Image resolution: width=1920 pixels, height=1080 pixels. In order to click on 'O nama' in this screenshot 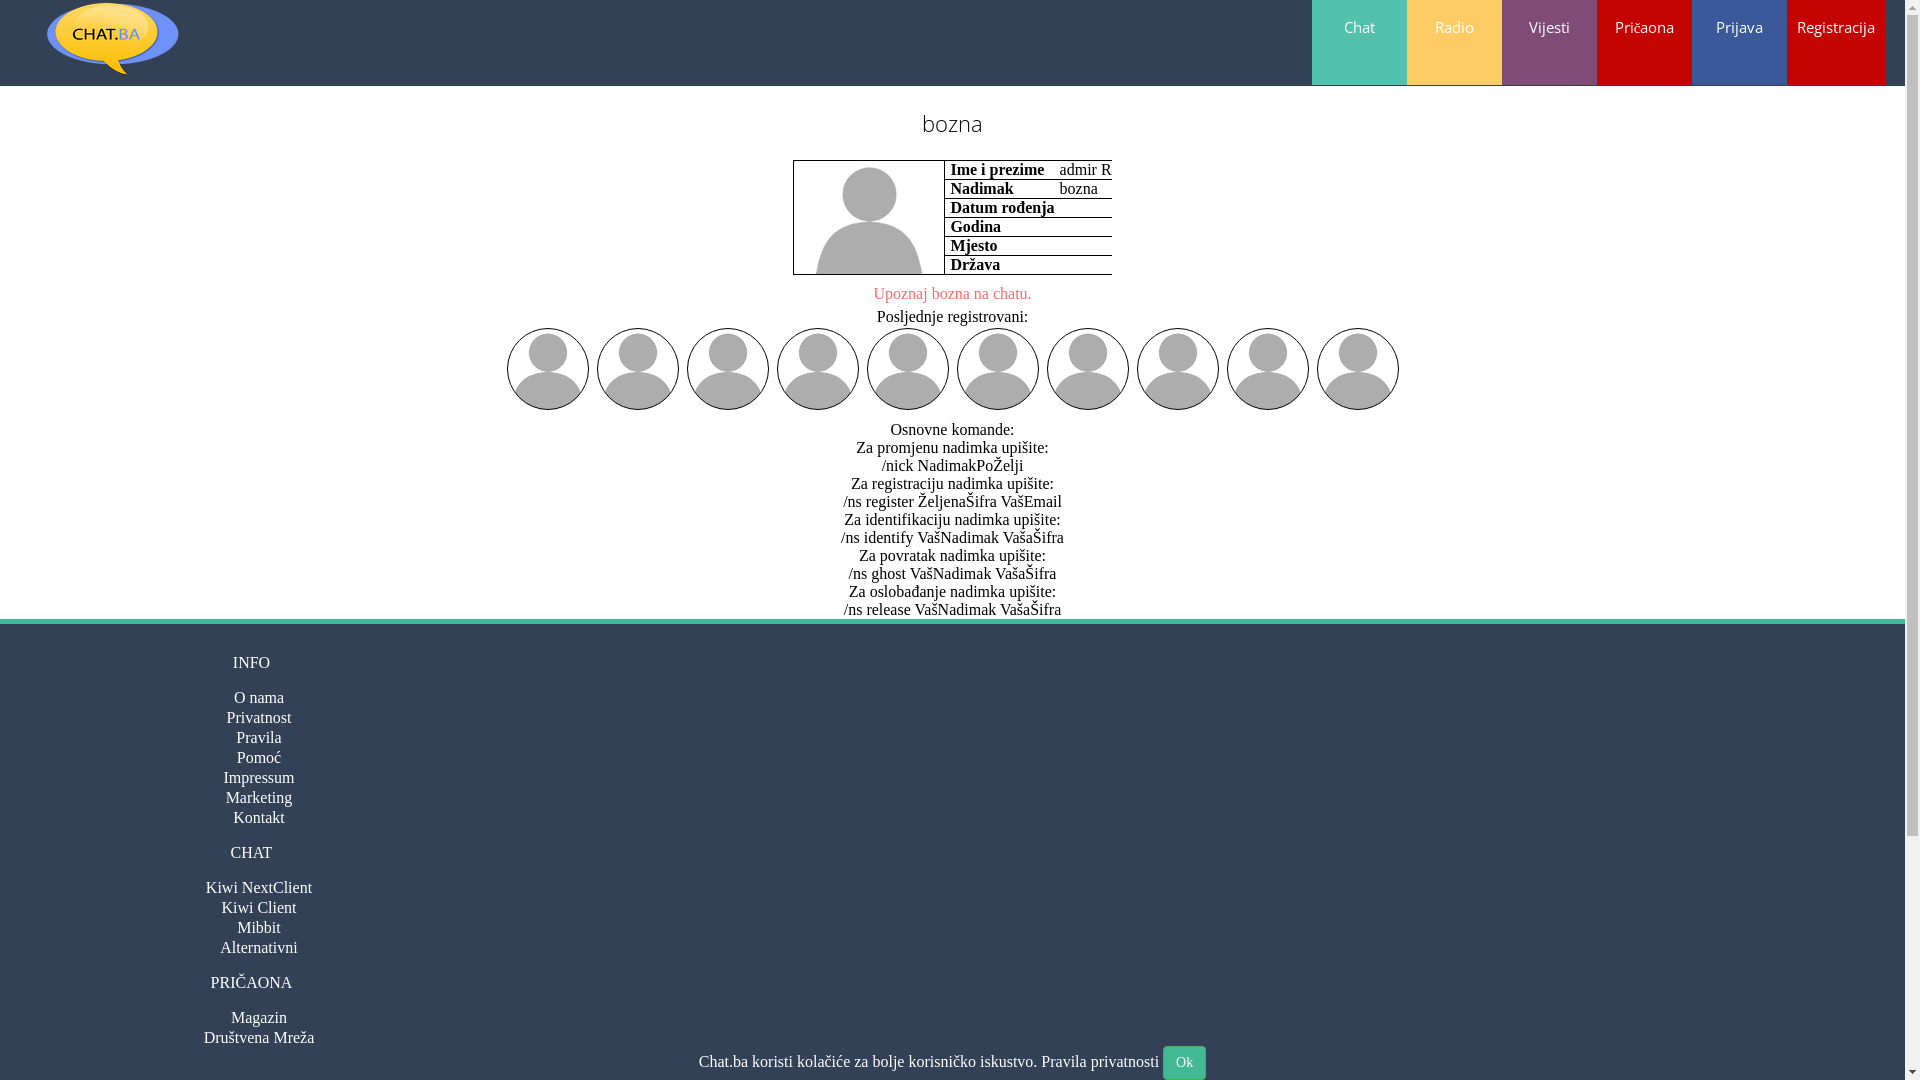, I will do `click(234, 696)`.